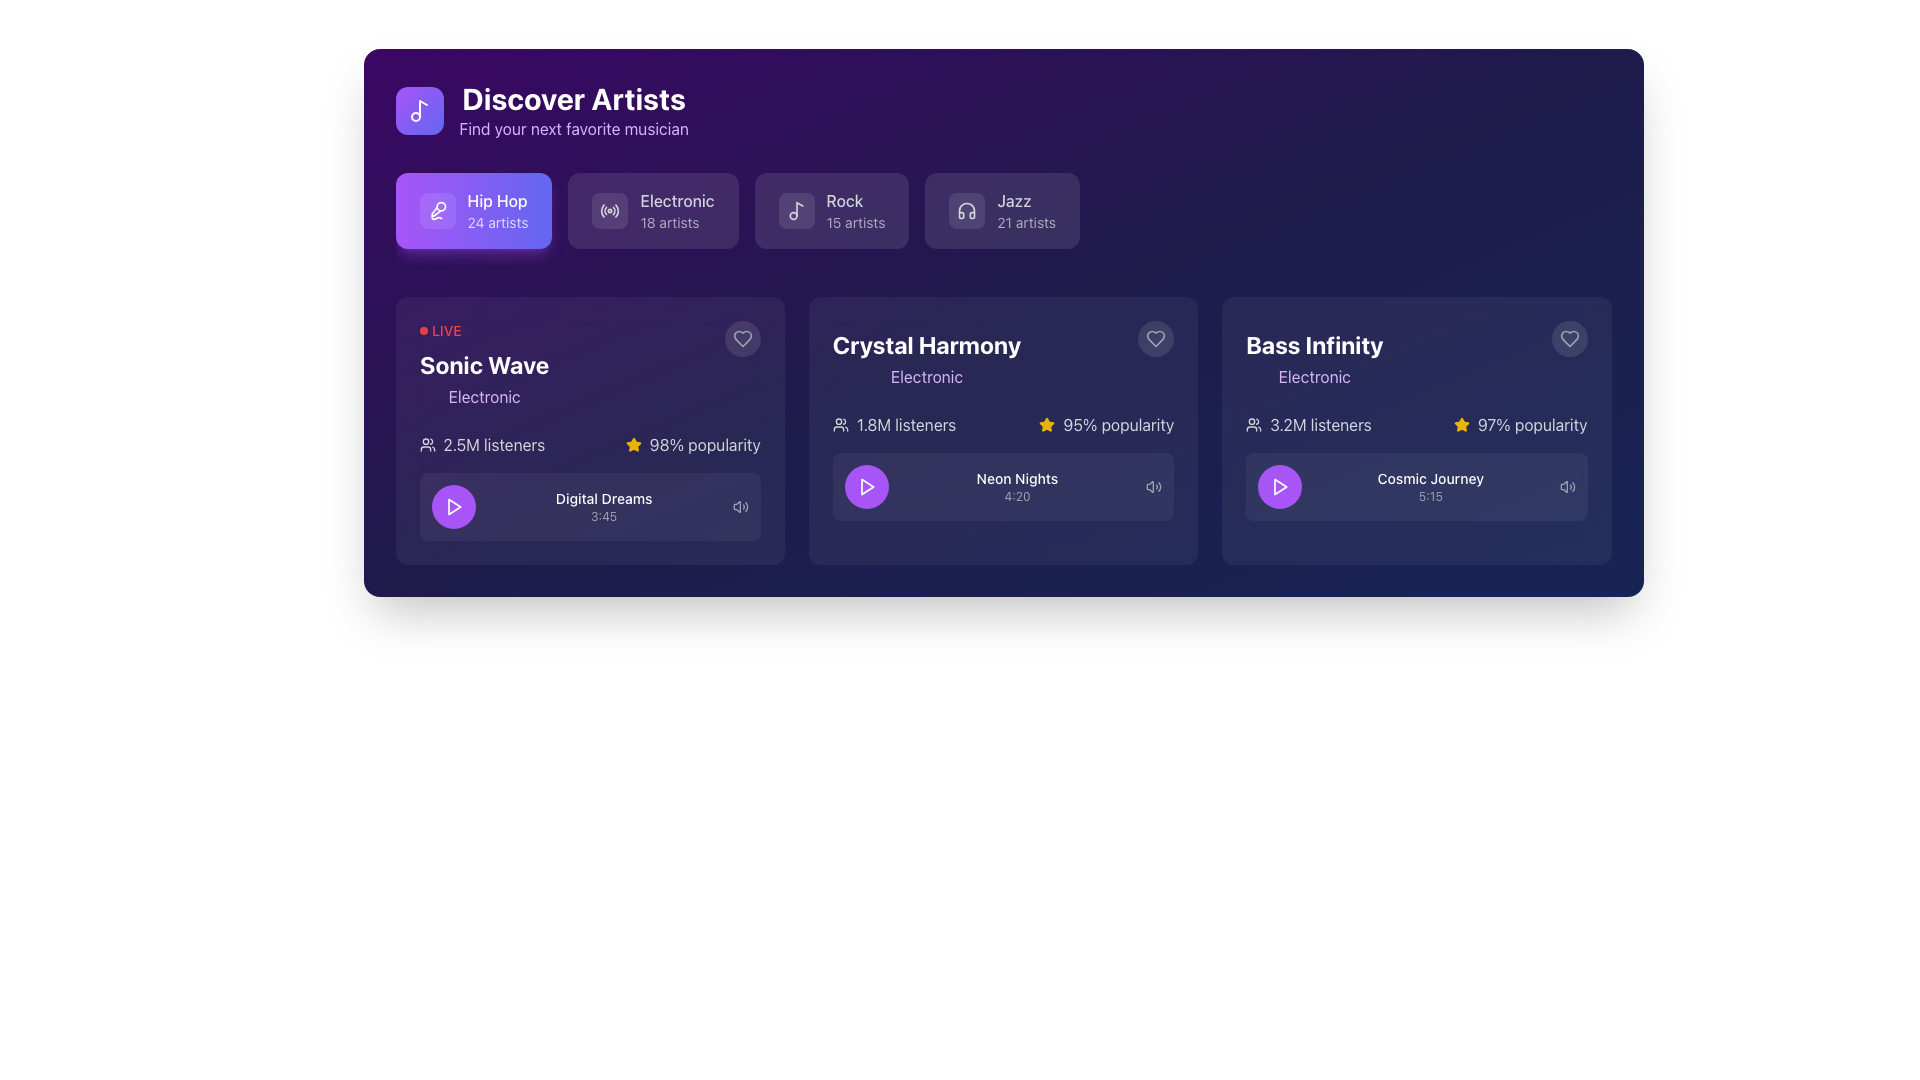  What do you see at coordinates (1314, 343) in the screenshot?
I see `the 'Bass Infinity' text label, which is styled in bold and white color, located at the top of the card in the 'Discover Artists' section` at bounding box center [1314, 343].